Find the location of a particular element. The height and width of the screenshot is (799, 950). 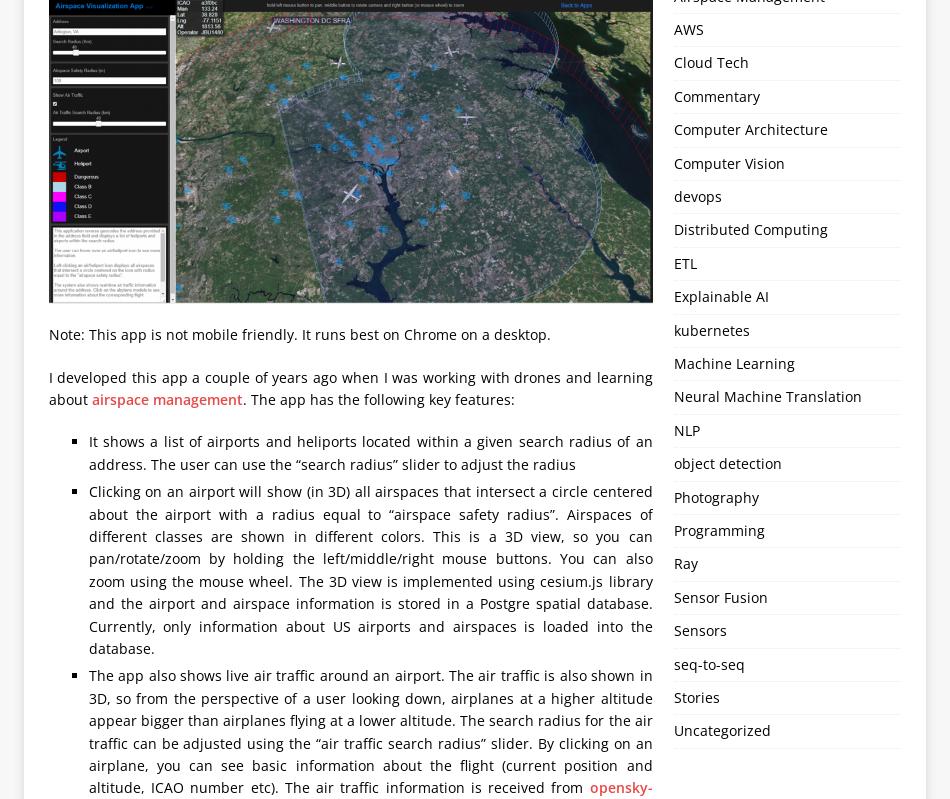

'AWS' is located at coordinates (672, 29).